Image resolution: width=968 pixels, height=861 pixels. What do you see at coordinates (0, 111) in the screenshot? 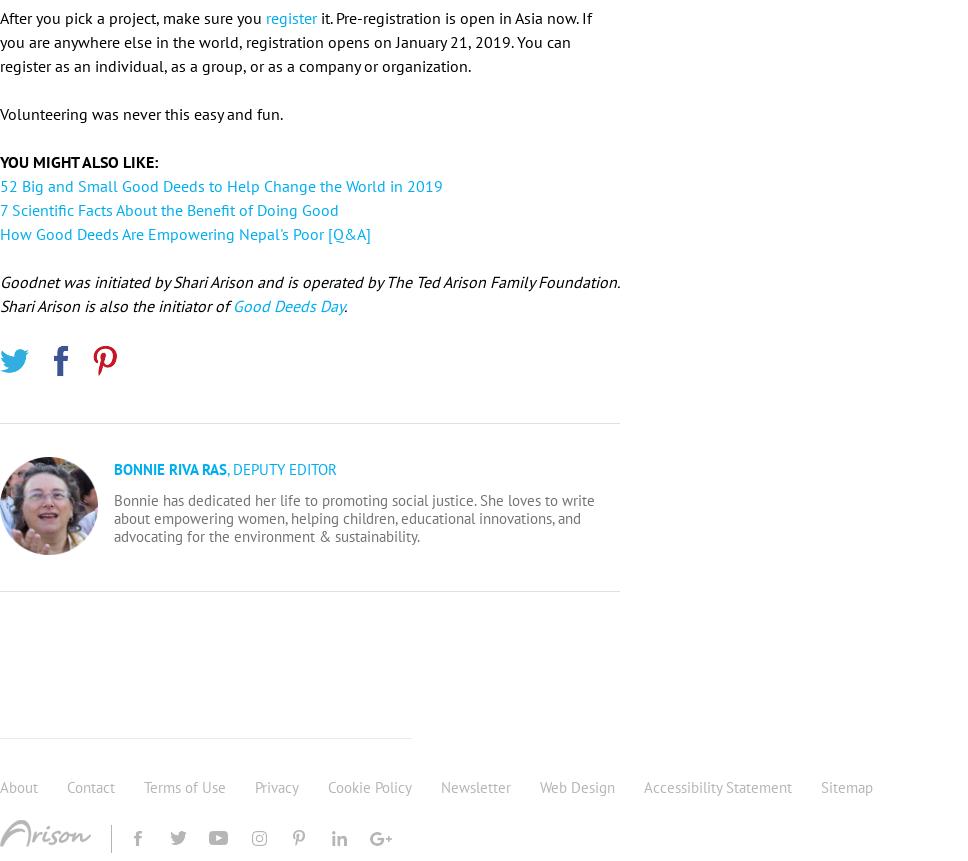
I see `'Volunteering was never this easy and fun.'` at bounding box center [0, 111].